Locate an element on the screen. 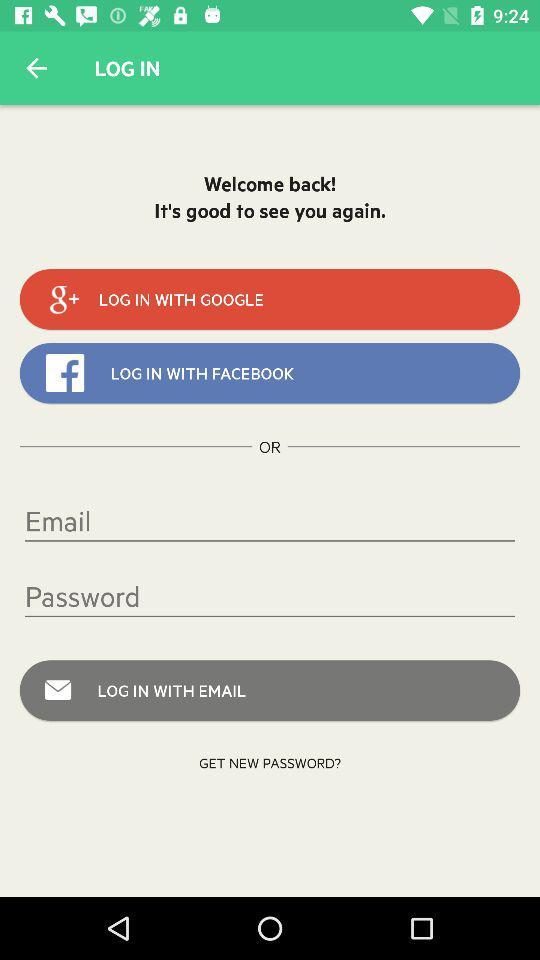  icon next to log in item is located at coordinates (36, 68).